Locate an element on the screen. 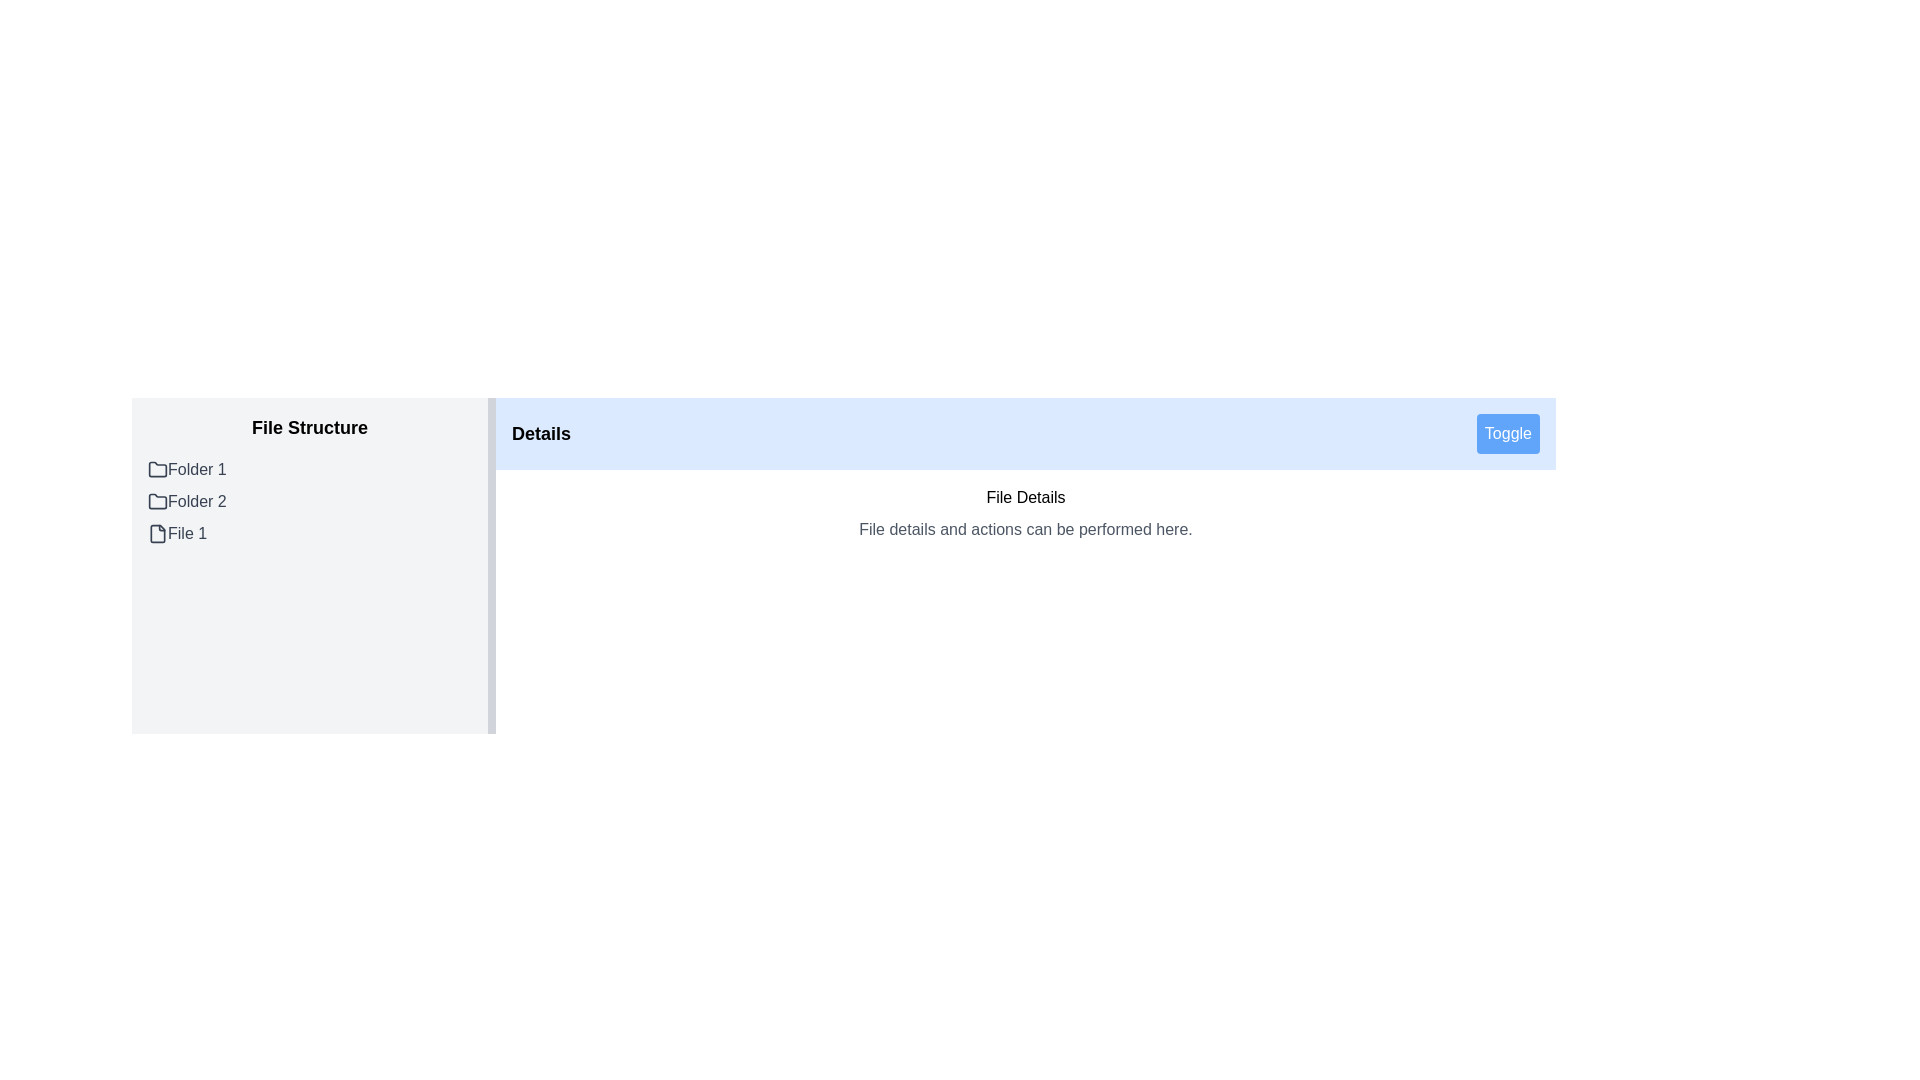 The image size is (1920, 1080). the non-interactive text label that serves as the title for the file structure hierarchy in the left-hand sidebar, located above 'Folder 1', 'Folder 2', and 'File 1' is located at coordinates (309, 427).